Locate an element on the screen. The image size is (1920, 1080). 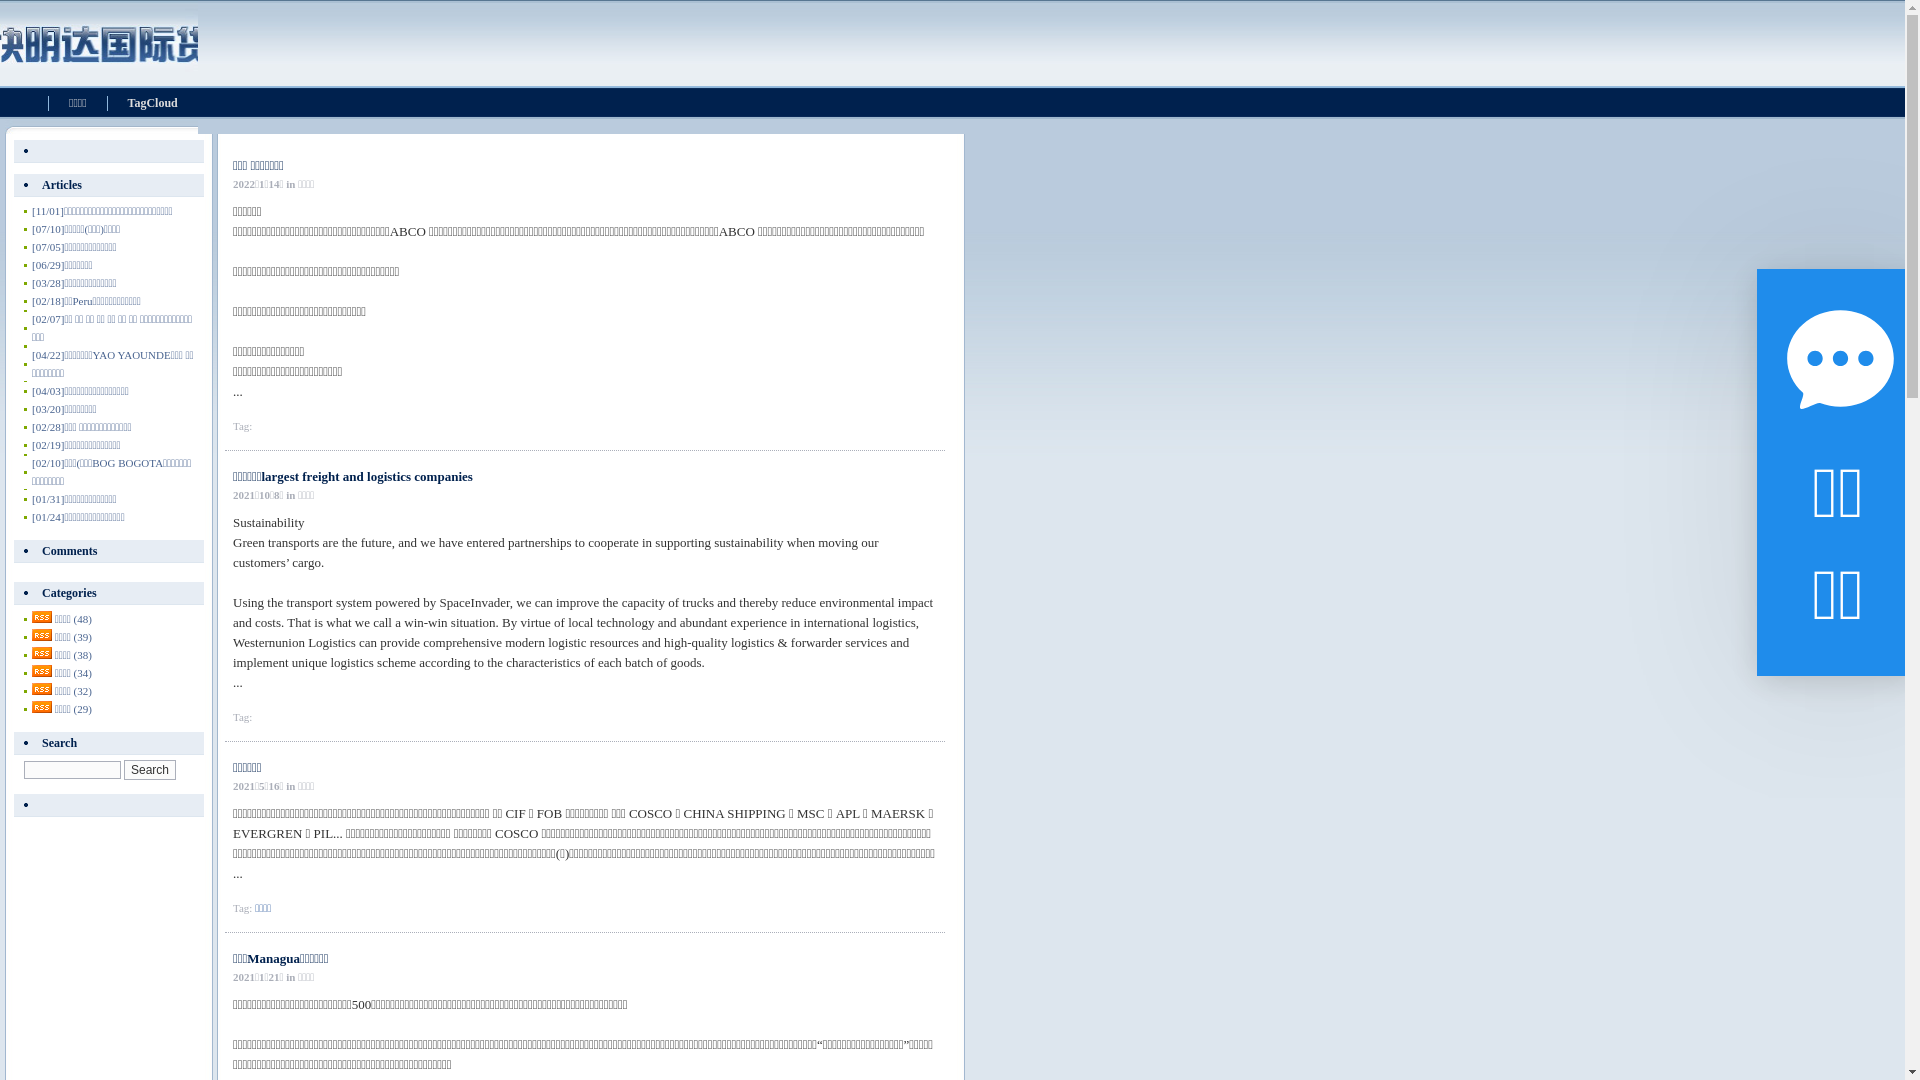
'Search' is located at coordinates (123, 769).